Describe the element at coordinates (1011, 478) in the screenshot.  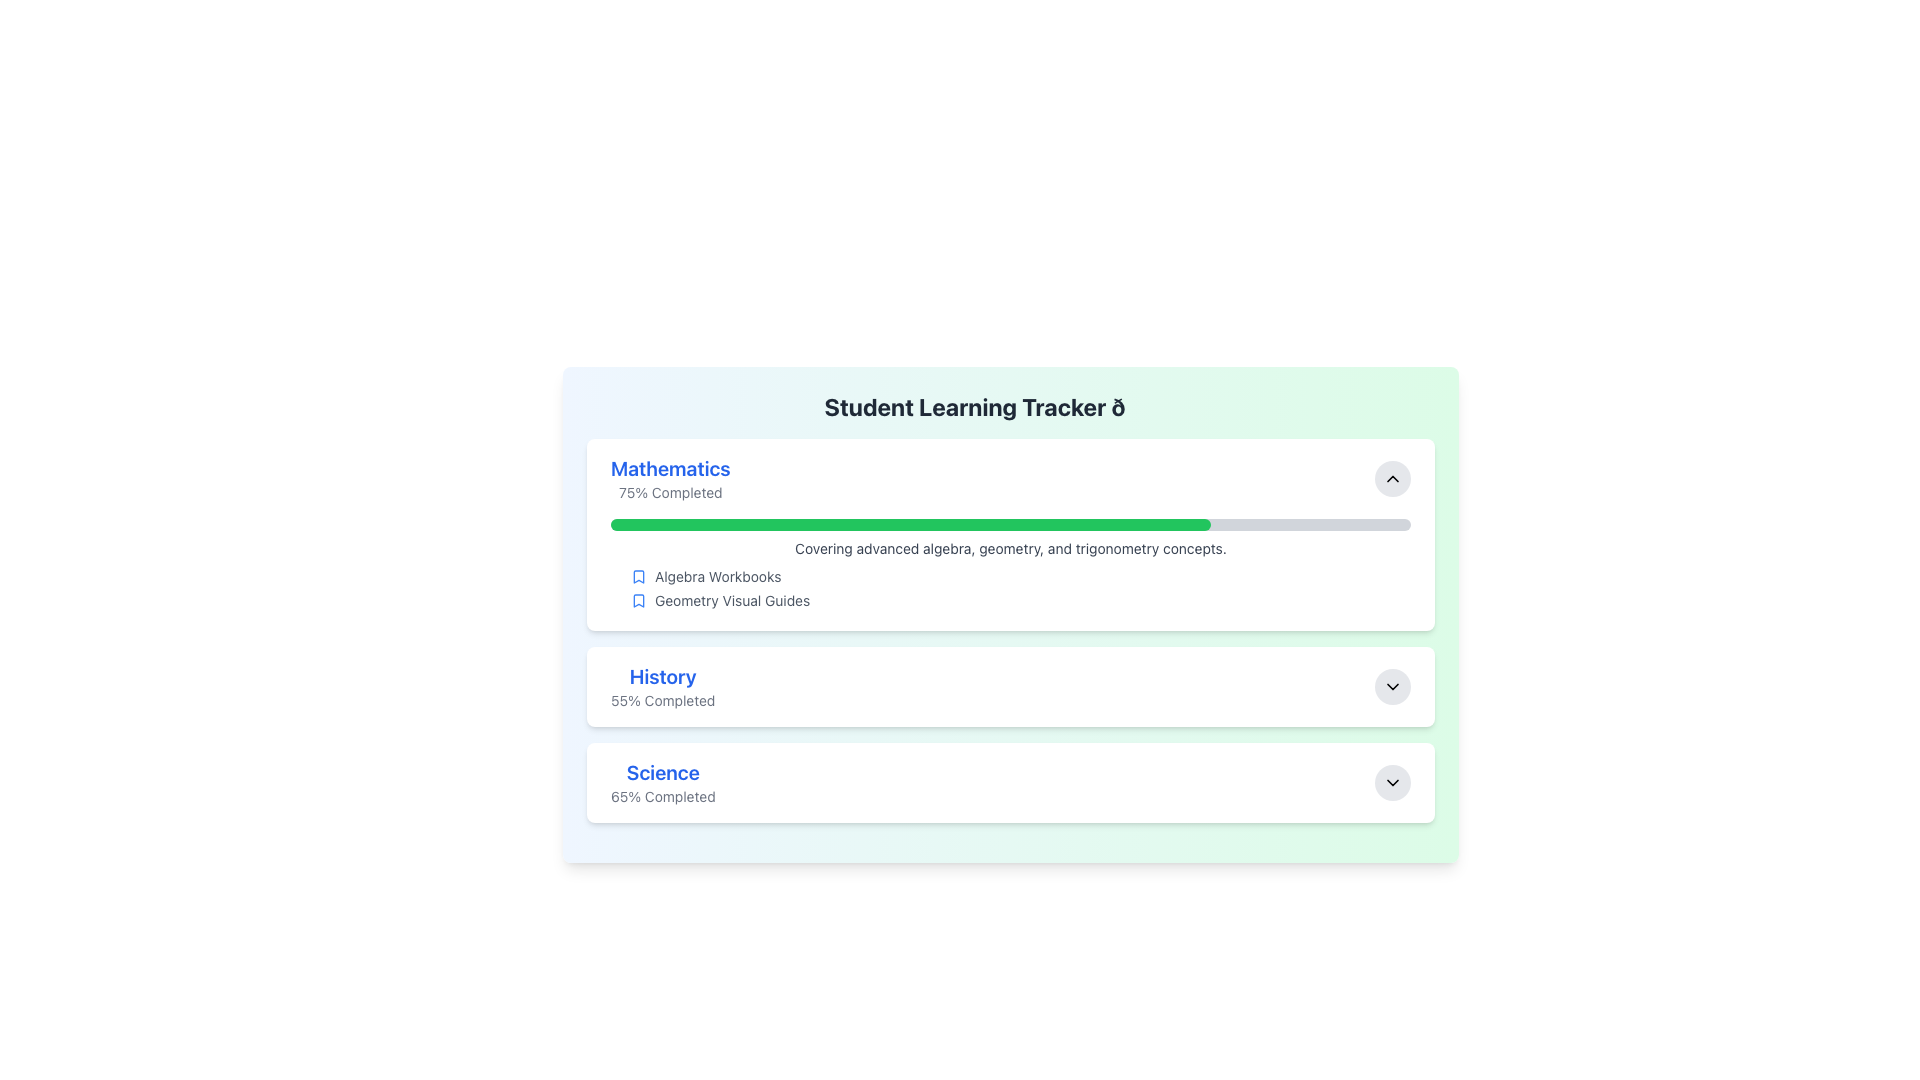
I see `the Mathematics section banner` at that location.